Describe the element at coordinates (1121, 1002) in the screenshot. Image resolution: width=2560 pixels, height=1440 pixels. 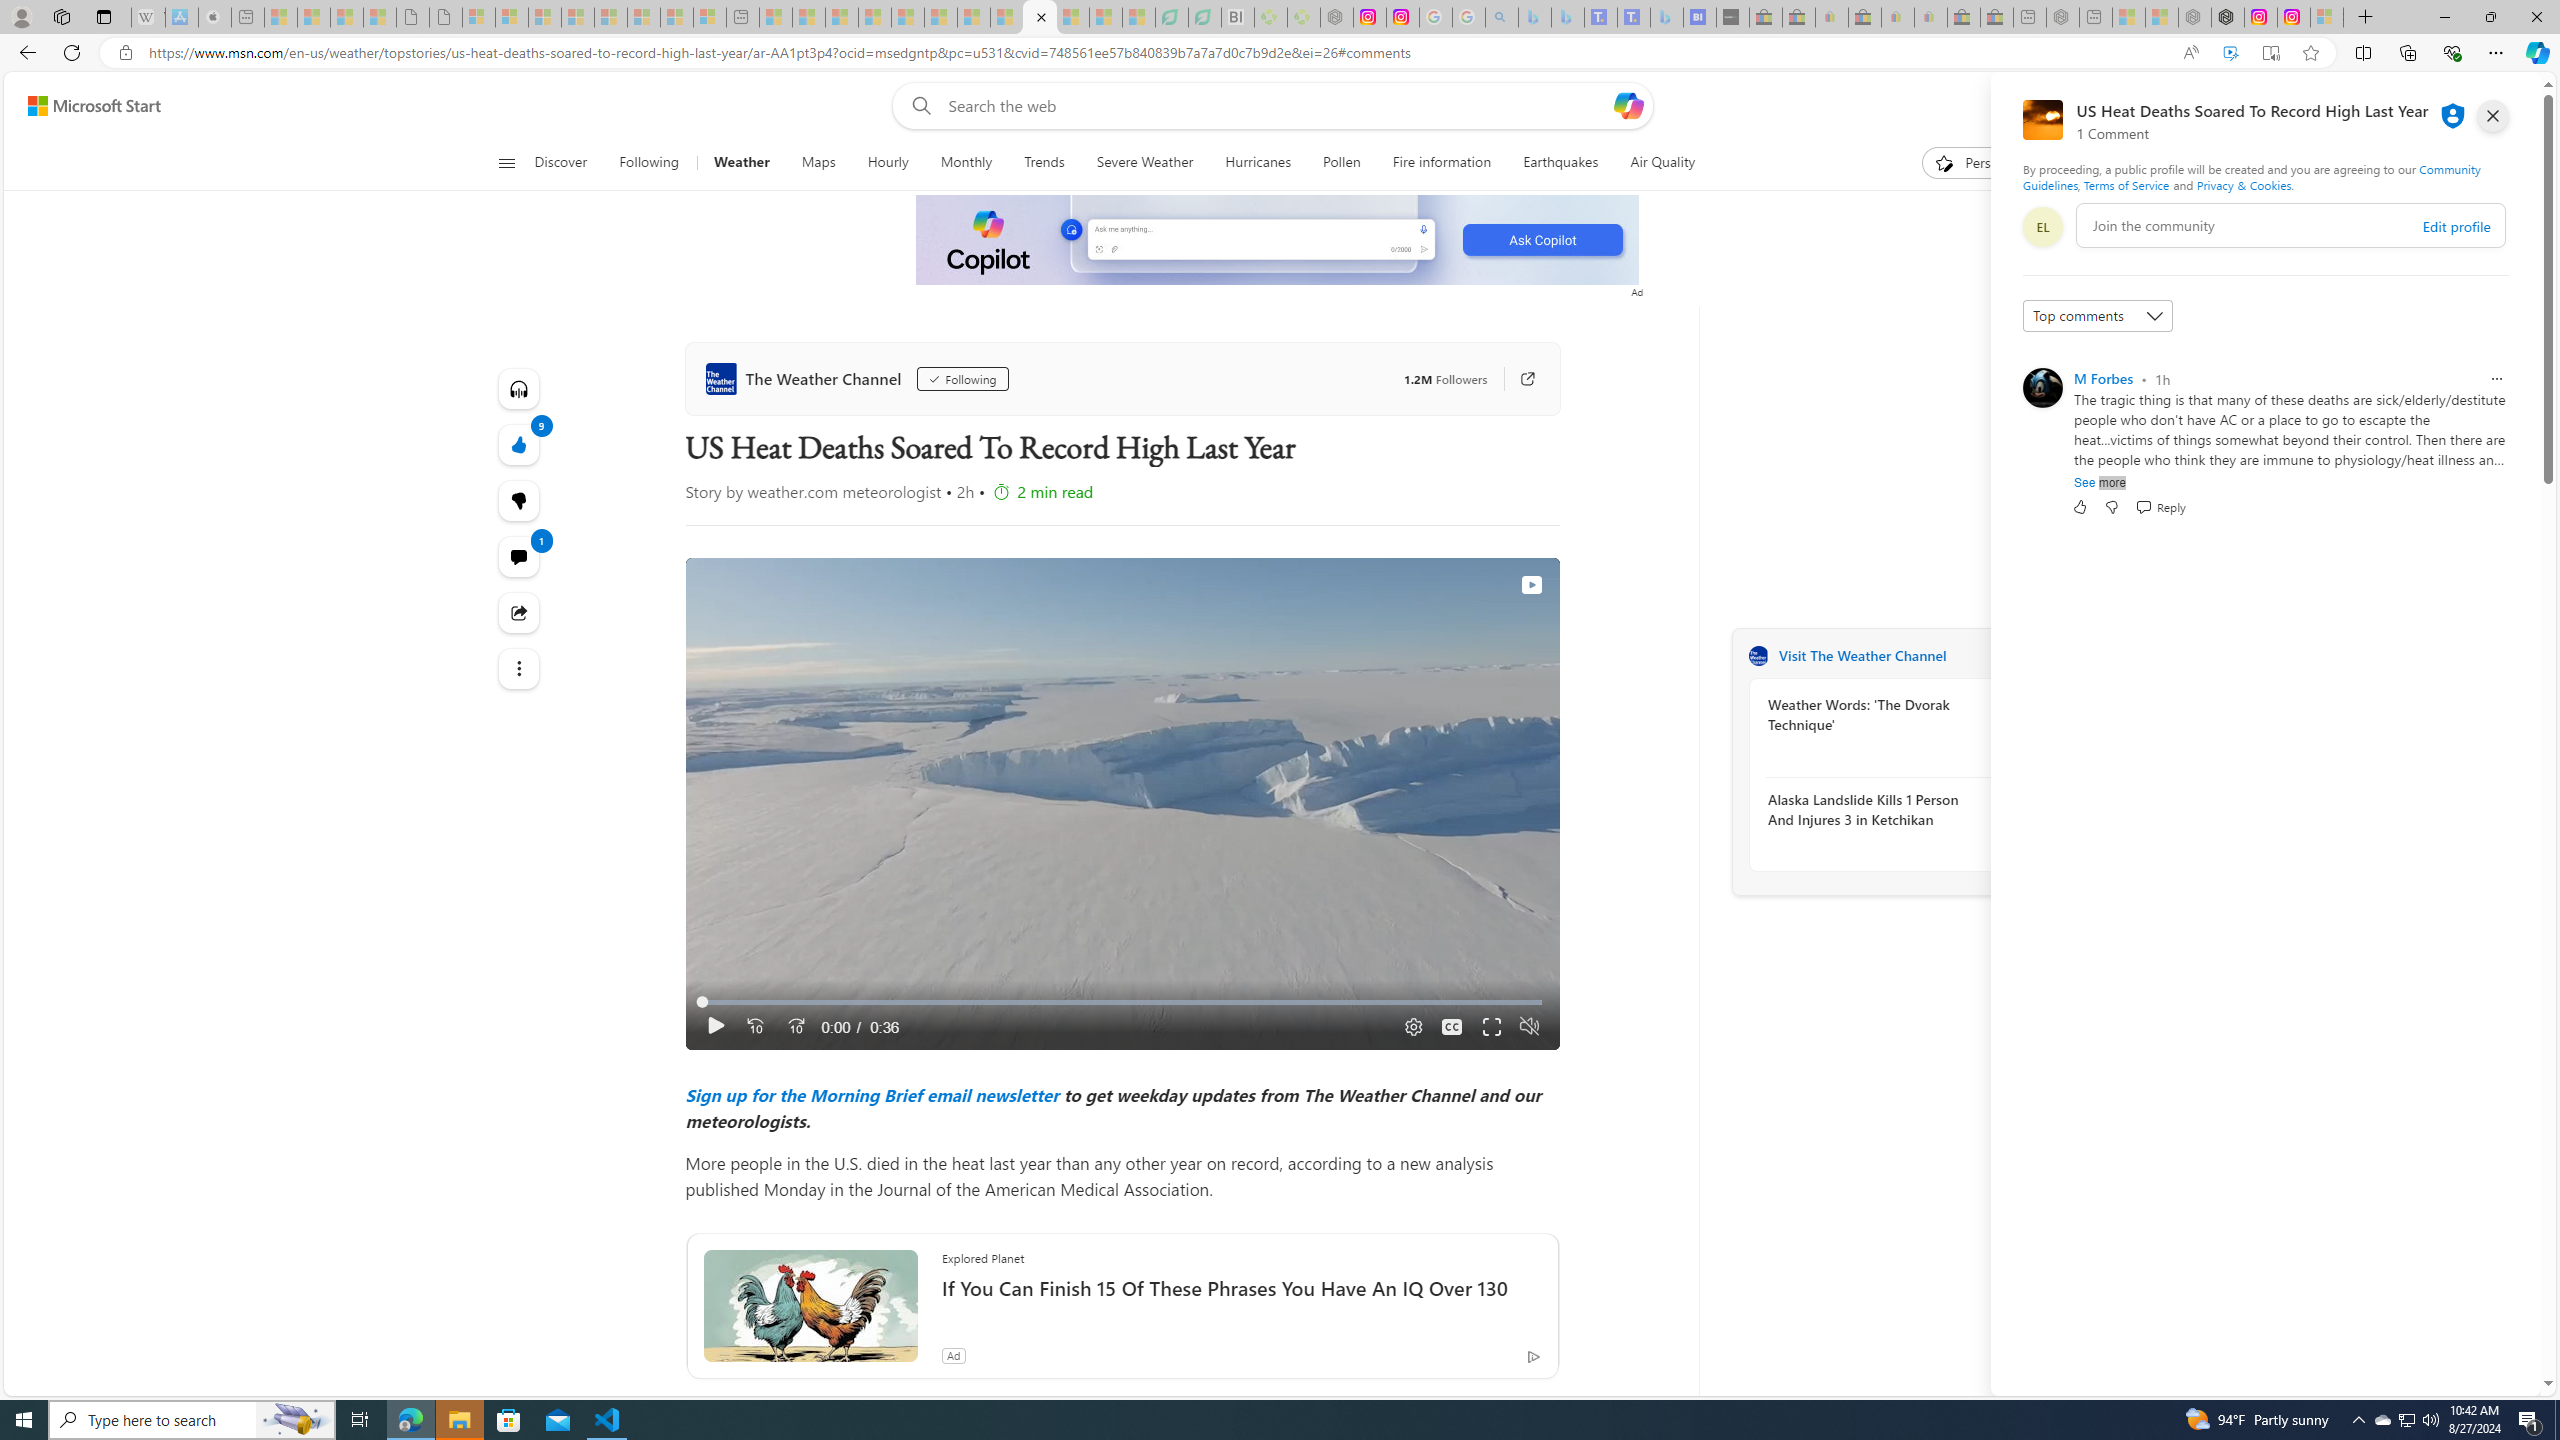
I see `'Progress Bar'` at that location.